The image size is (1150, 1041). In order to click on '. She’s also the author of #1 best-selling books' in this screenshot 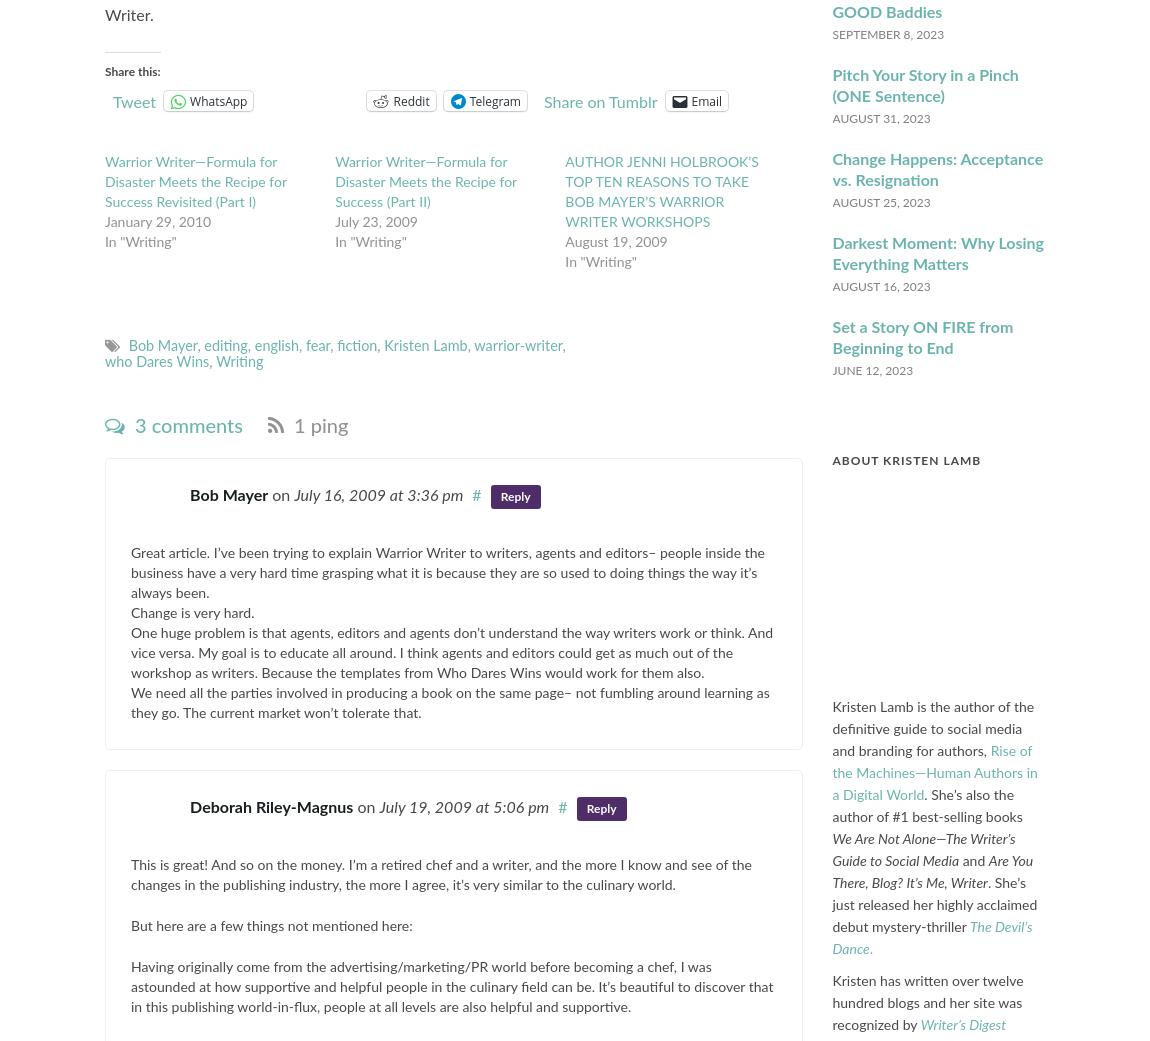, I will do `click(927, 806)`.